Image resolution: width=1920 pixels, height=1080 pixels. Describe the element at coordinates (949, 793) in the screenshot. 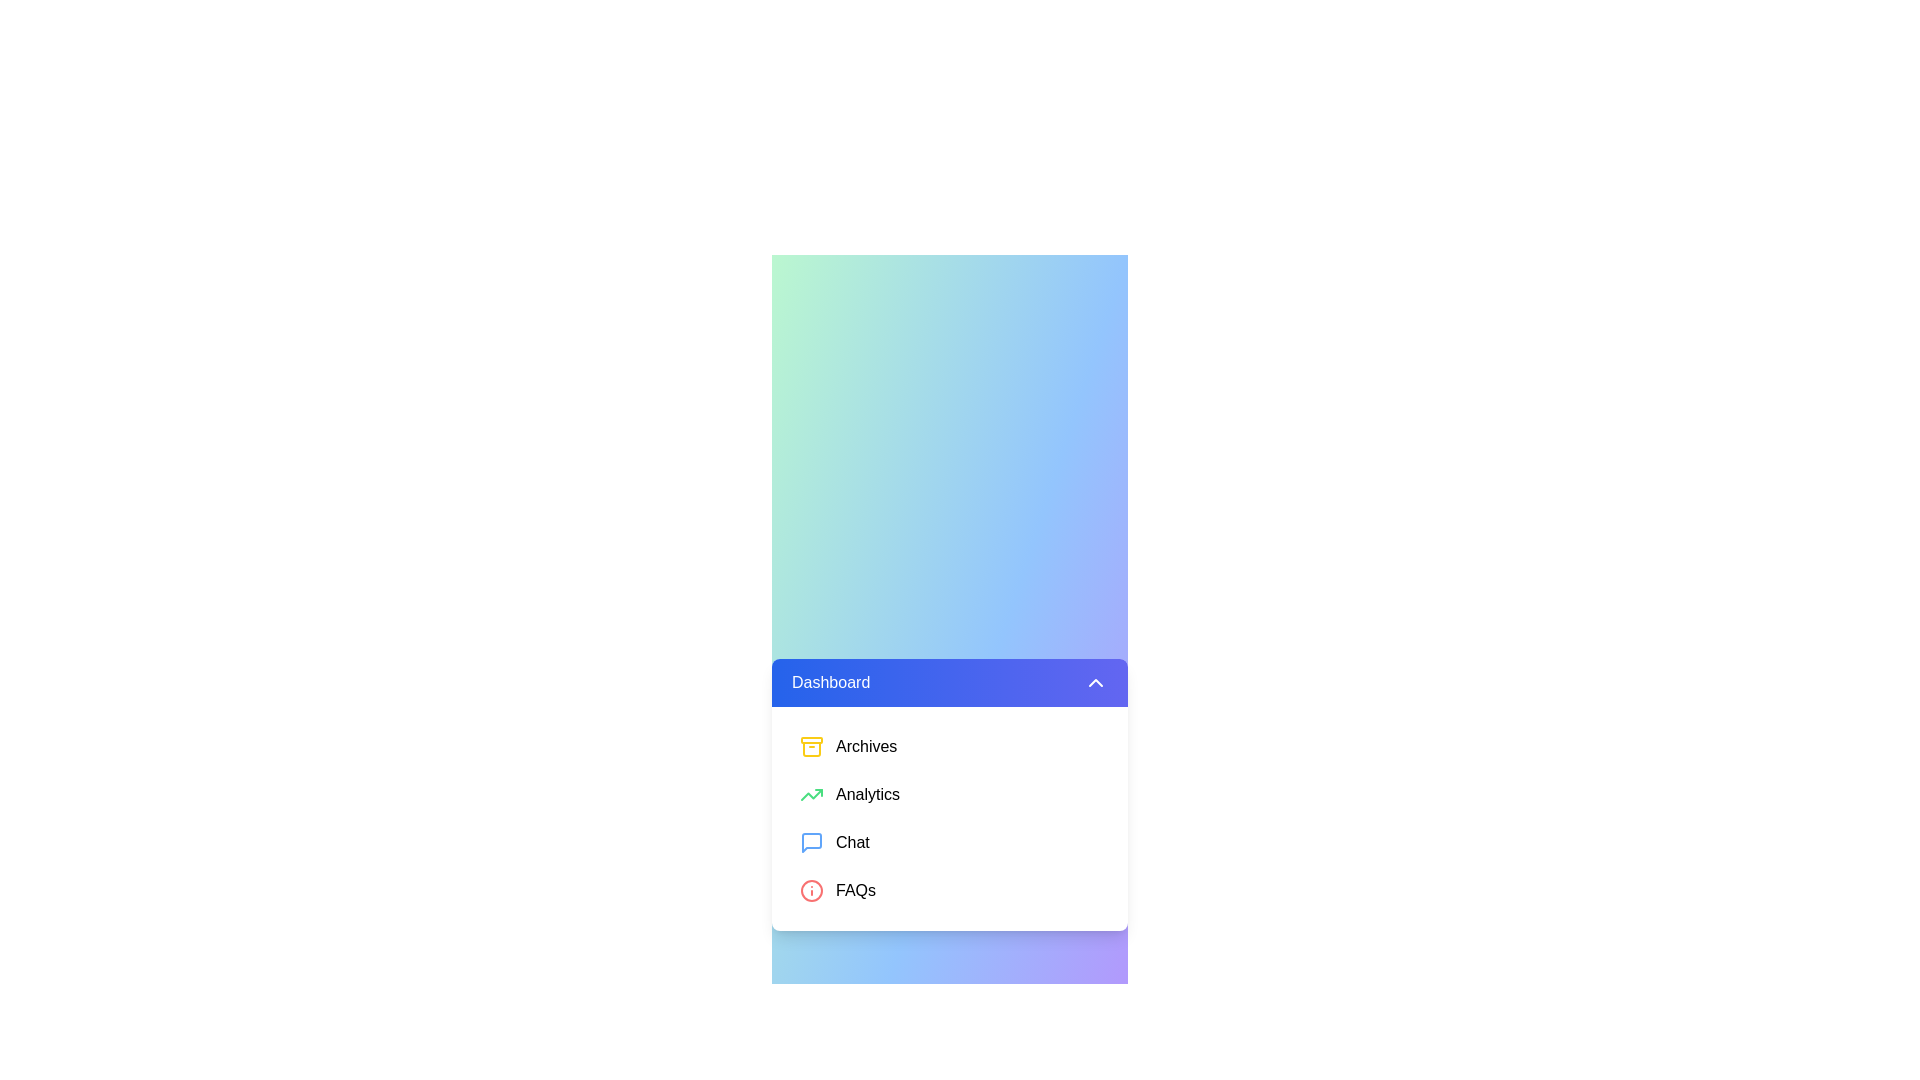

I see `the menu item Analytics` at that location.